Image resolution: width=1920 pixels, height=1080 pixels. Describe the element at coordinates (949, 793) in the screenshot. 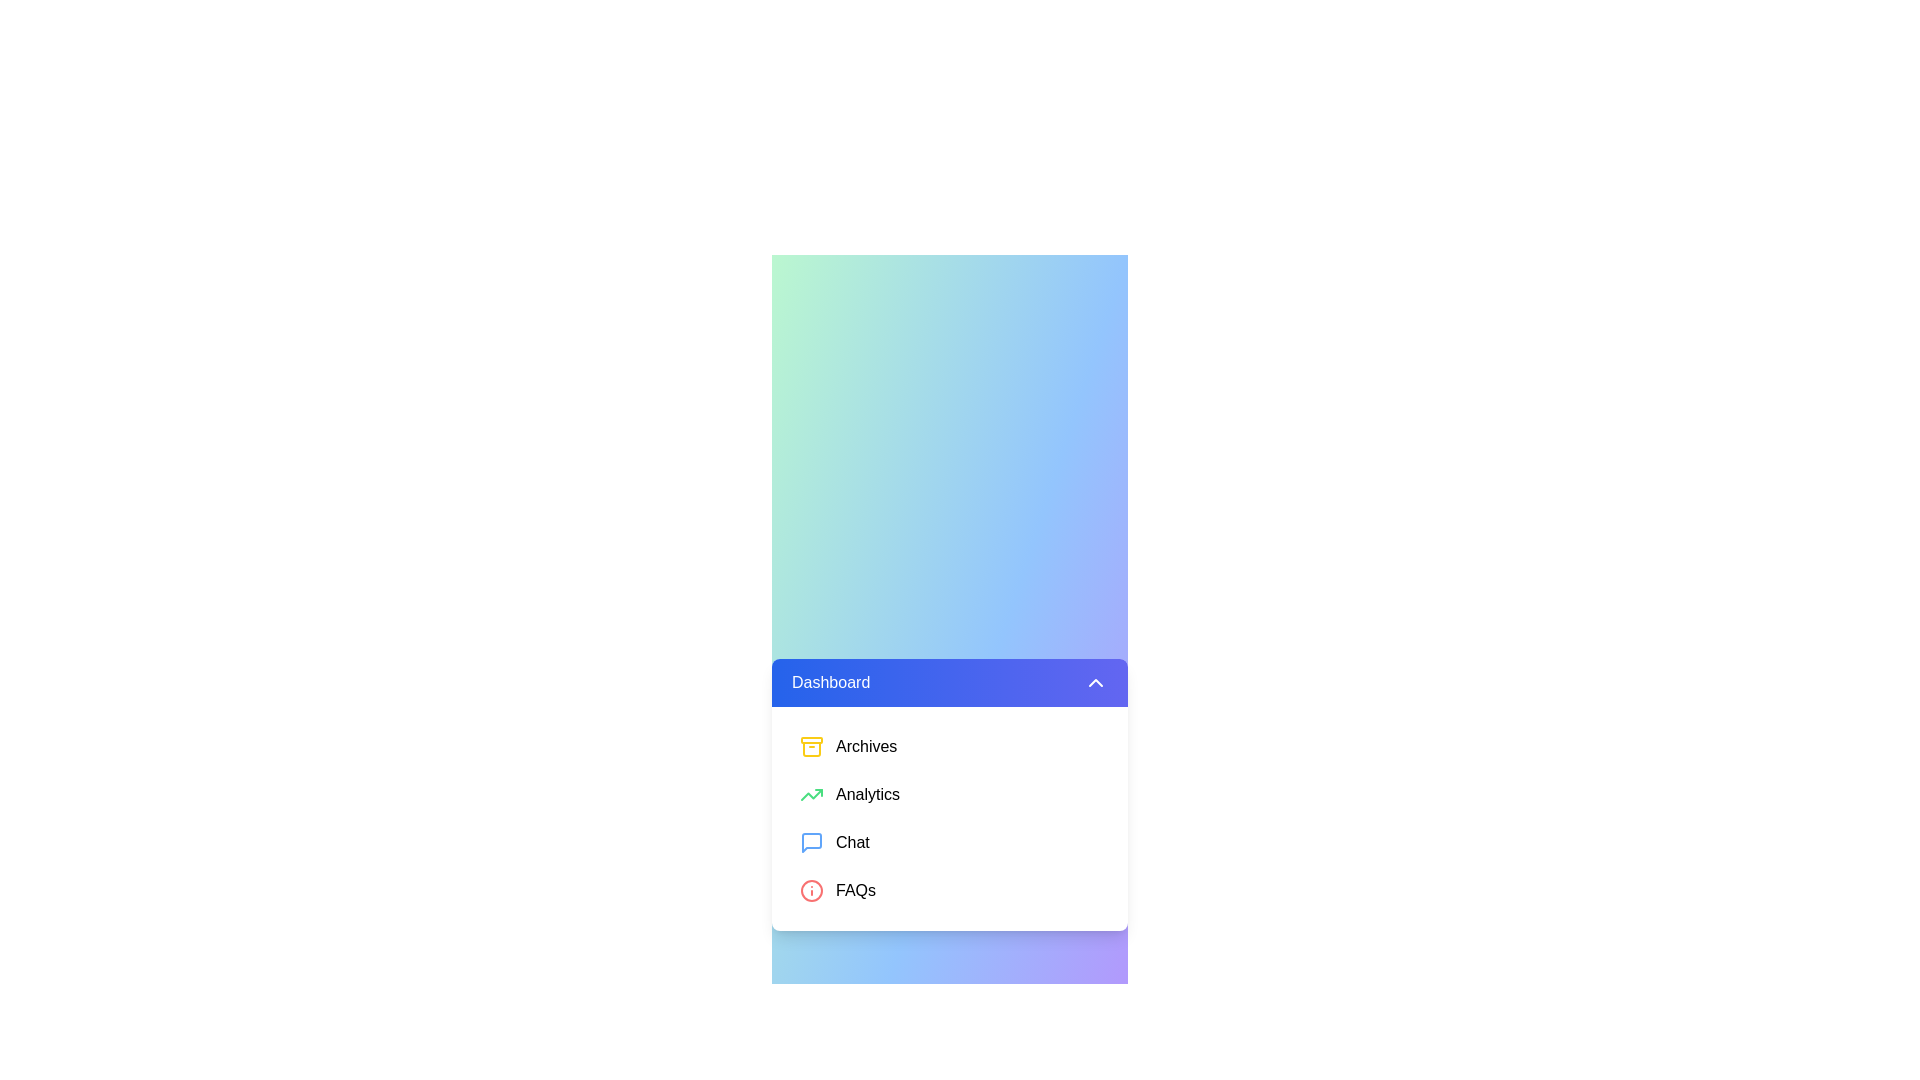

I see `the menu item Analytics` at that location.